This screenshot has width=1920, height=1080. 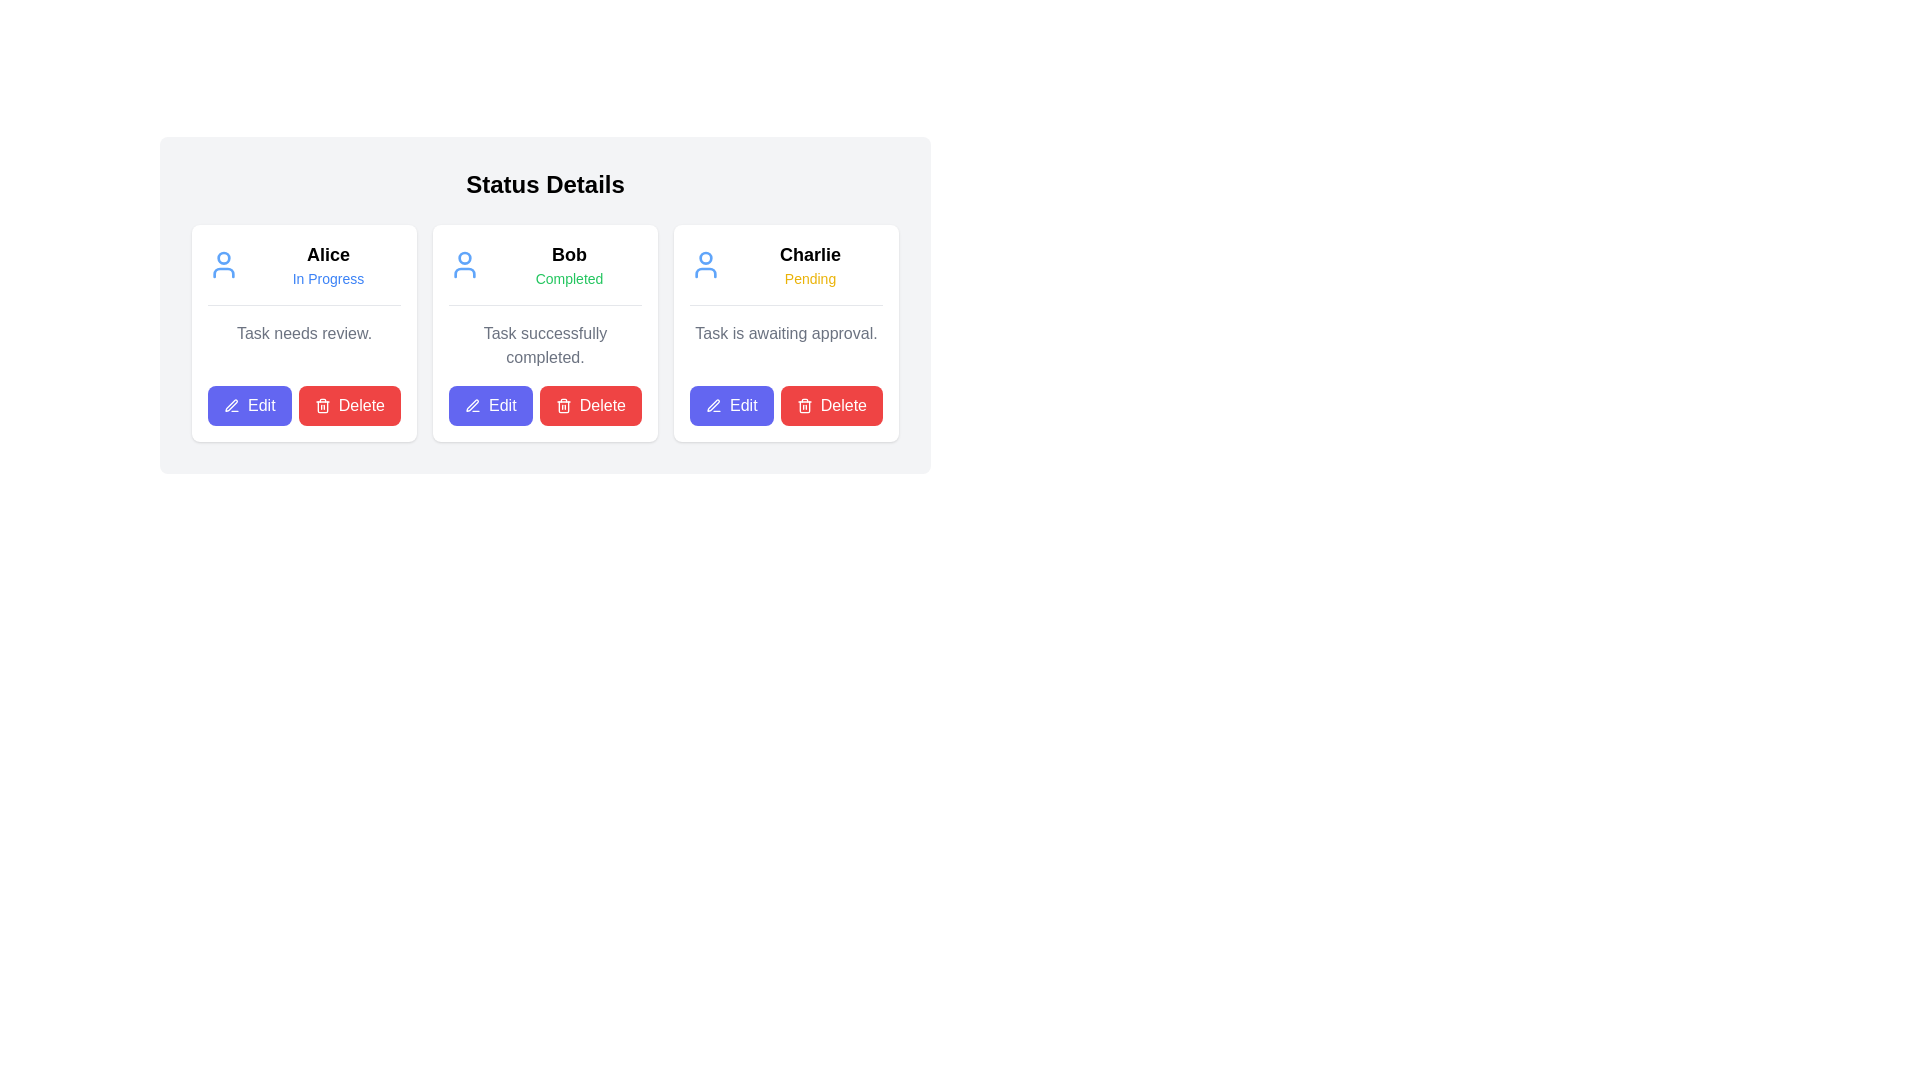 I want to click on the group of buttons labeled 'Edit' and 'Delete', so click(x=785, y=405).